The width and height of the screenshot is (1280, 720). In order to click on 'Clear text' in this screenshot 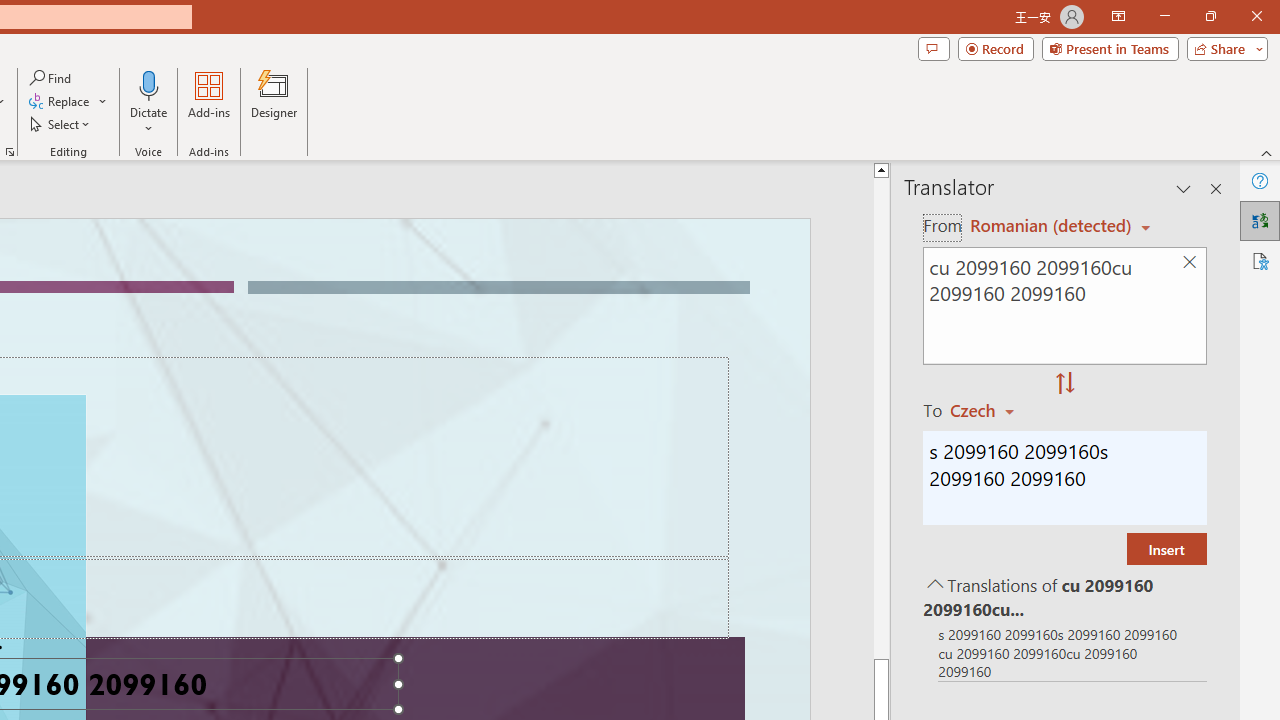, I will do `click(1189, 262)`.